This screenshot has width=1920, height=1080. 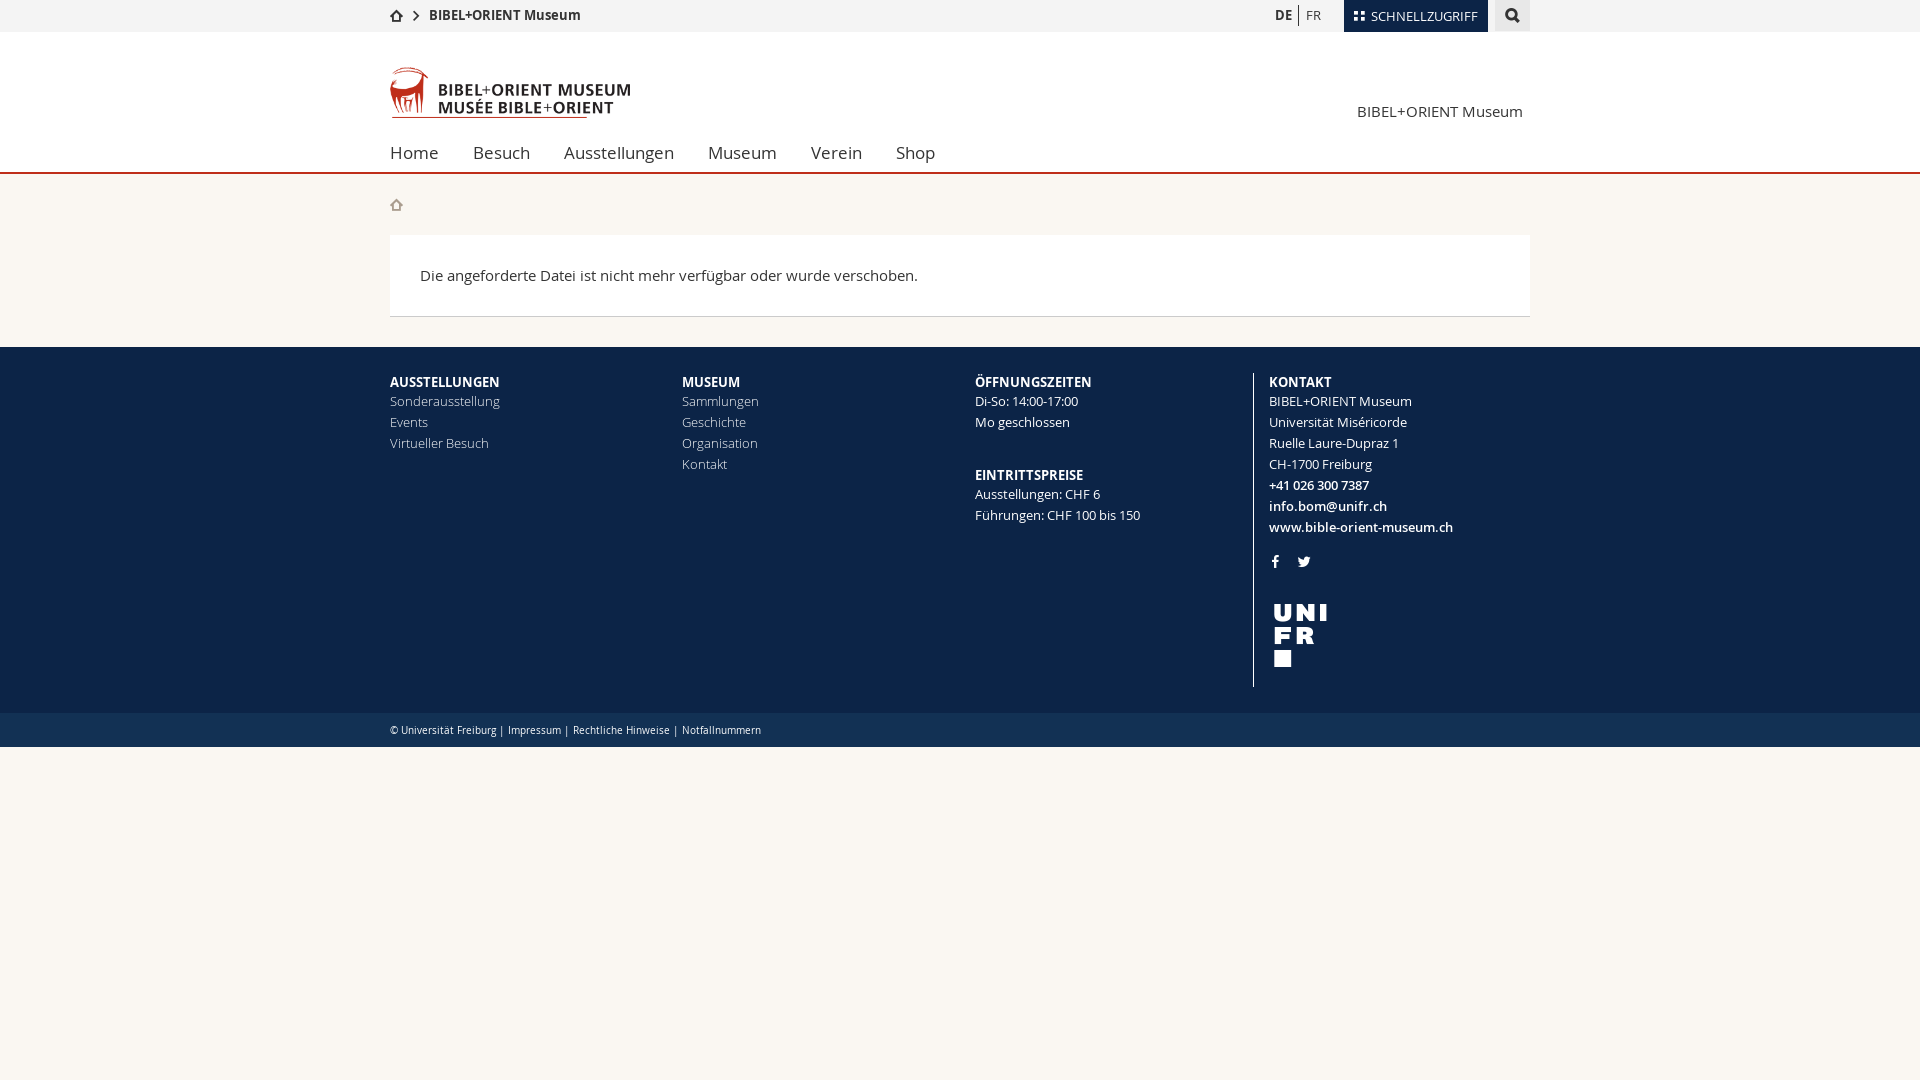 What do you see at coordinates (620, 730) in the screenshot?
I see `'Rechtliche Hinweise'` at bounding box center [620, 730].